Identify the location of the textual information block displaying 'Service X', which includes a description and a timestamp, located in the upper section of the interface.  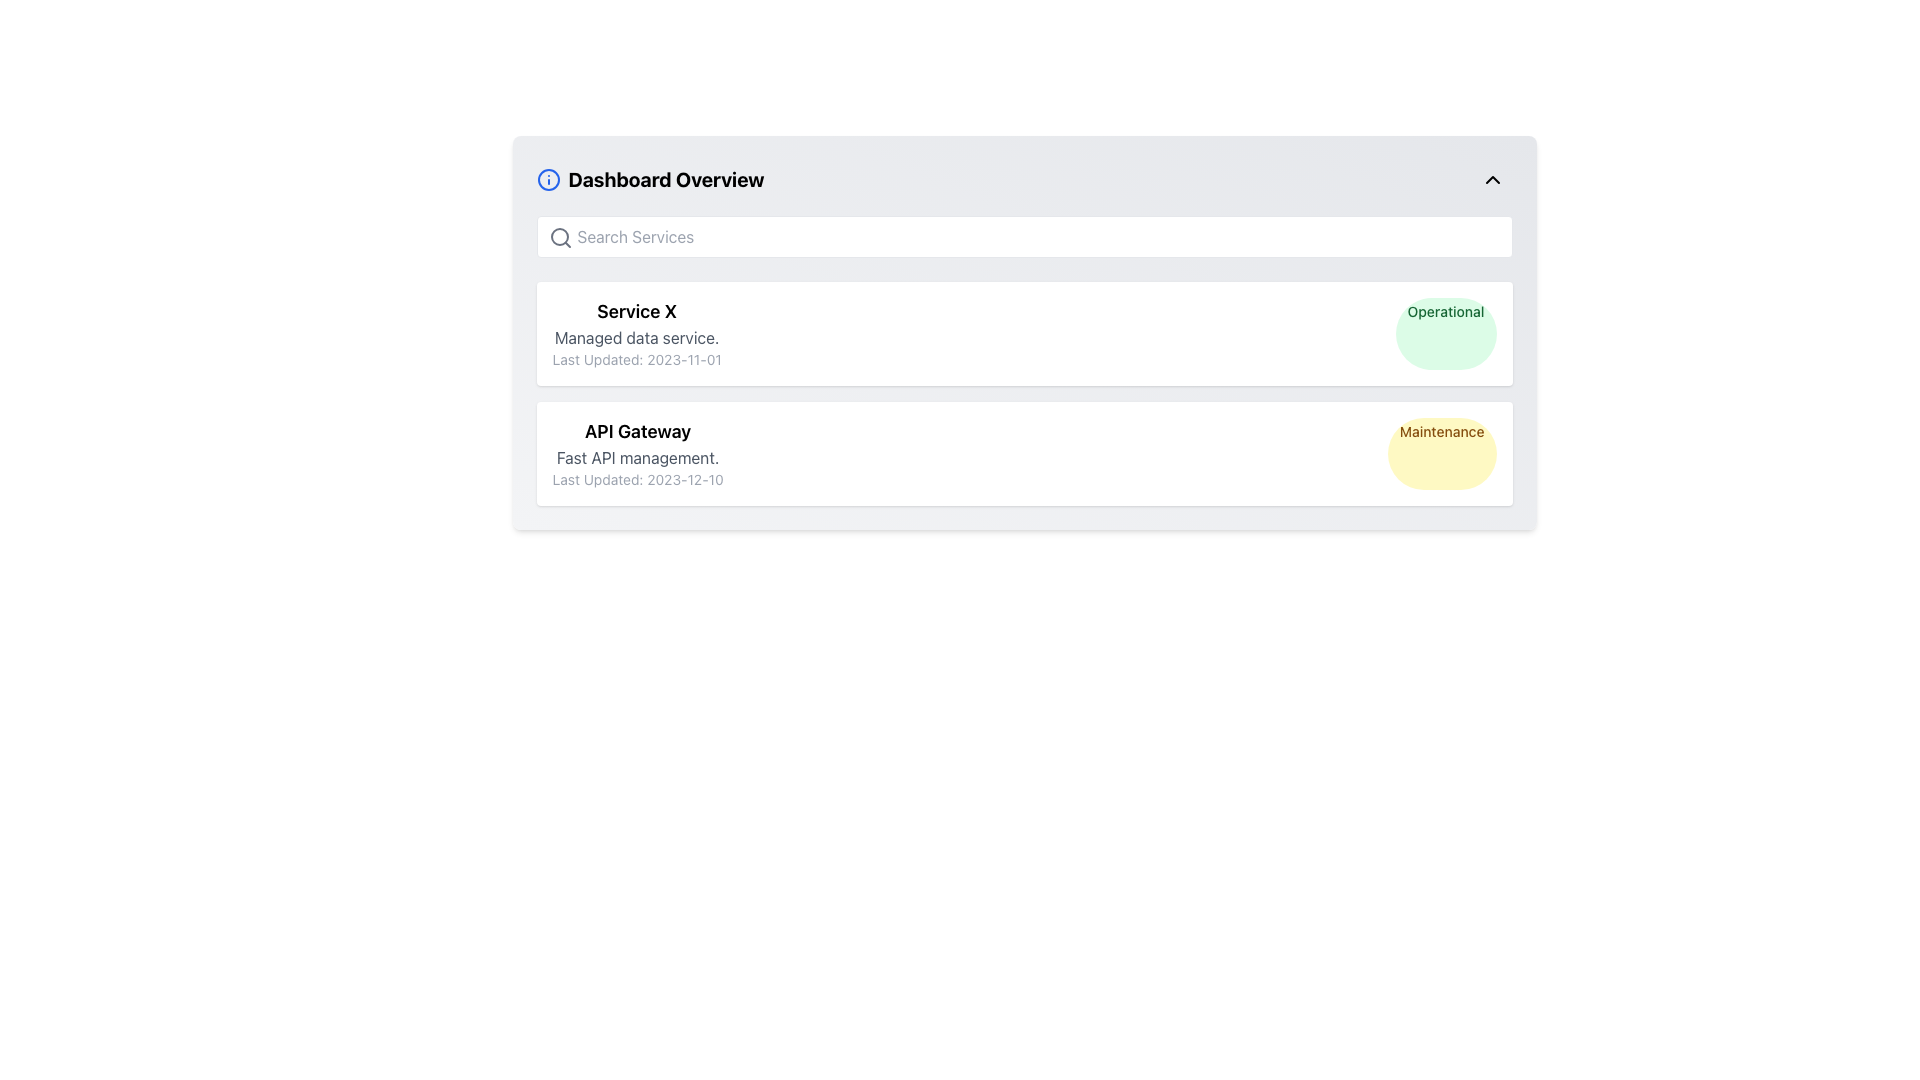
(636, 333).